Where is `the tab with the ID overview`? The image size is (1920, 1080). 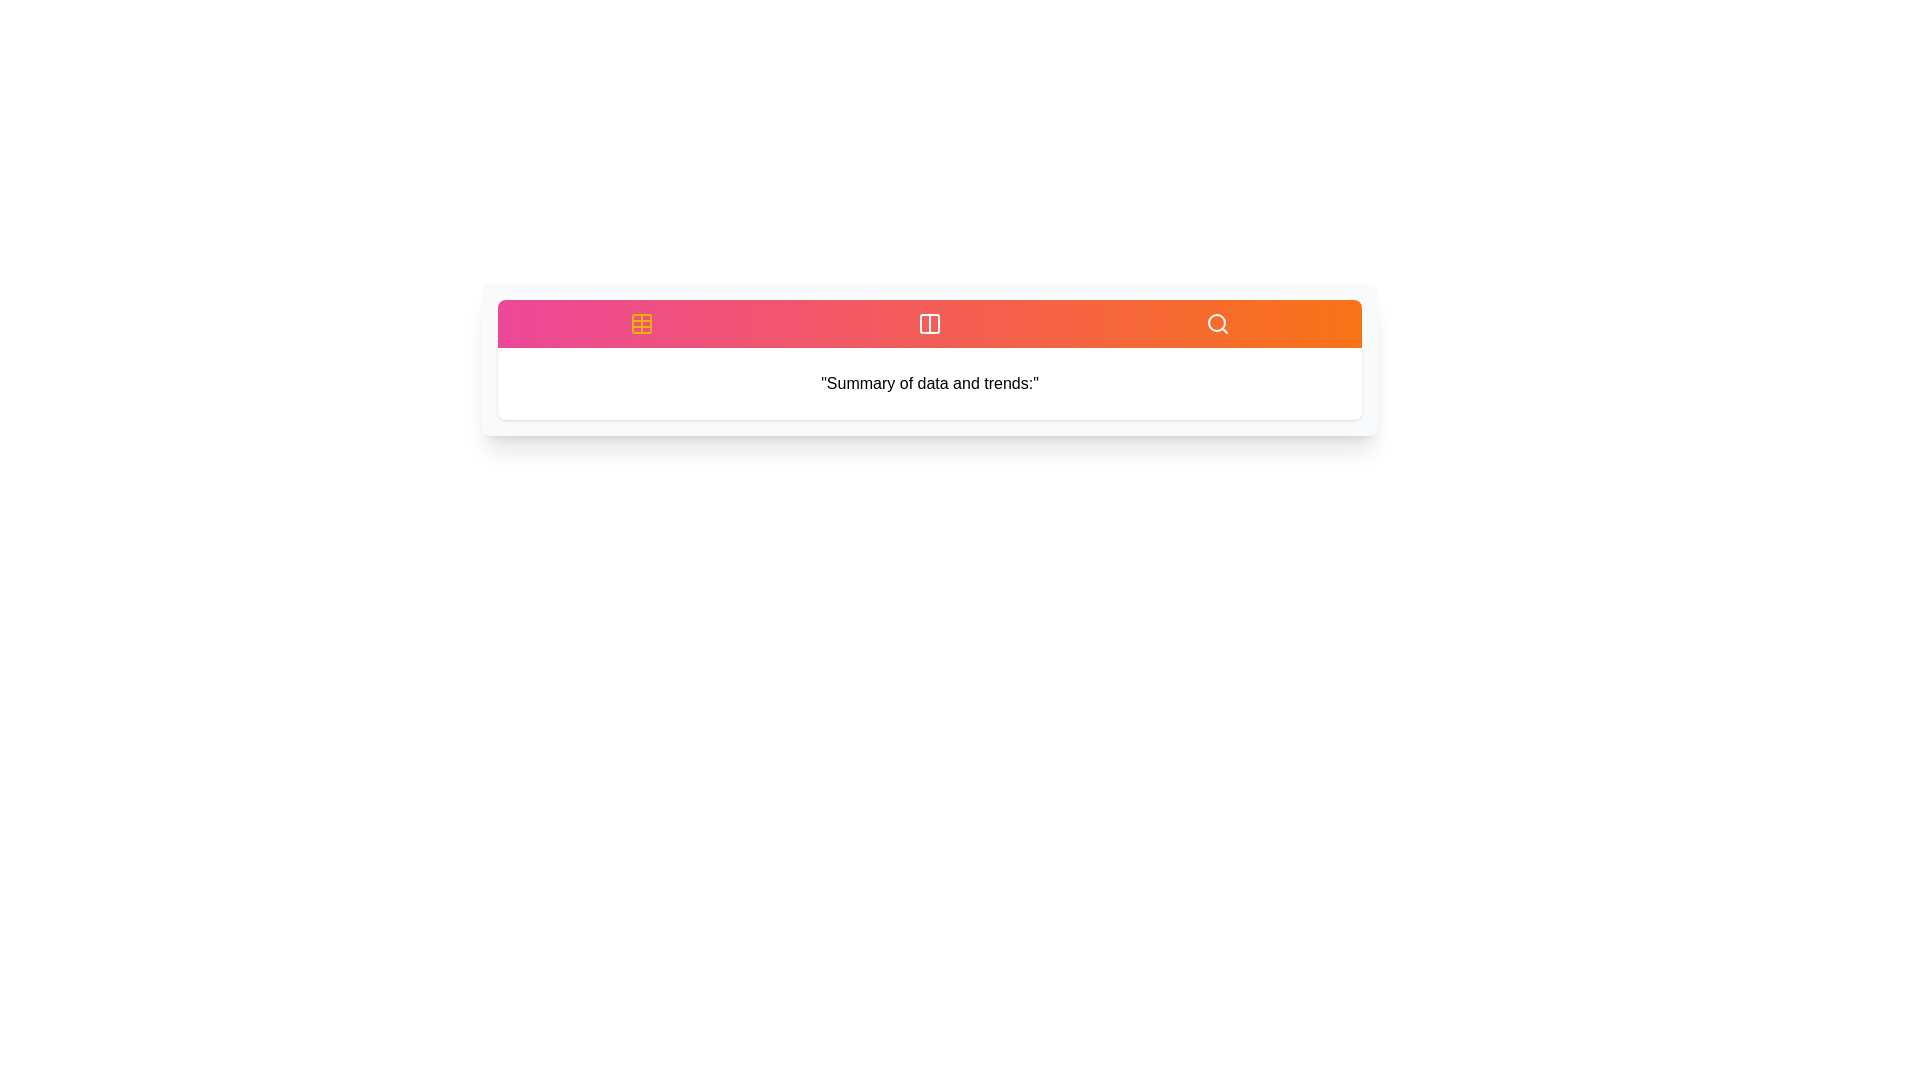 the tab with the ID overview is located at coordinates (642, 323).